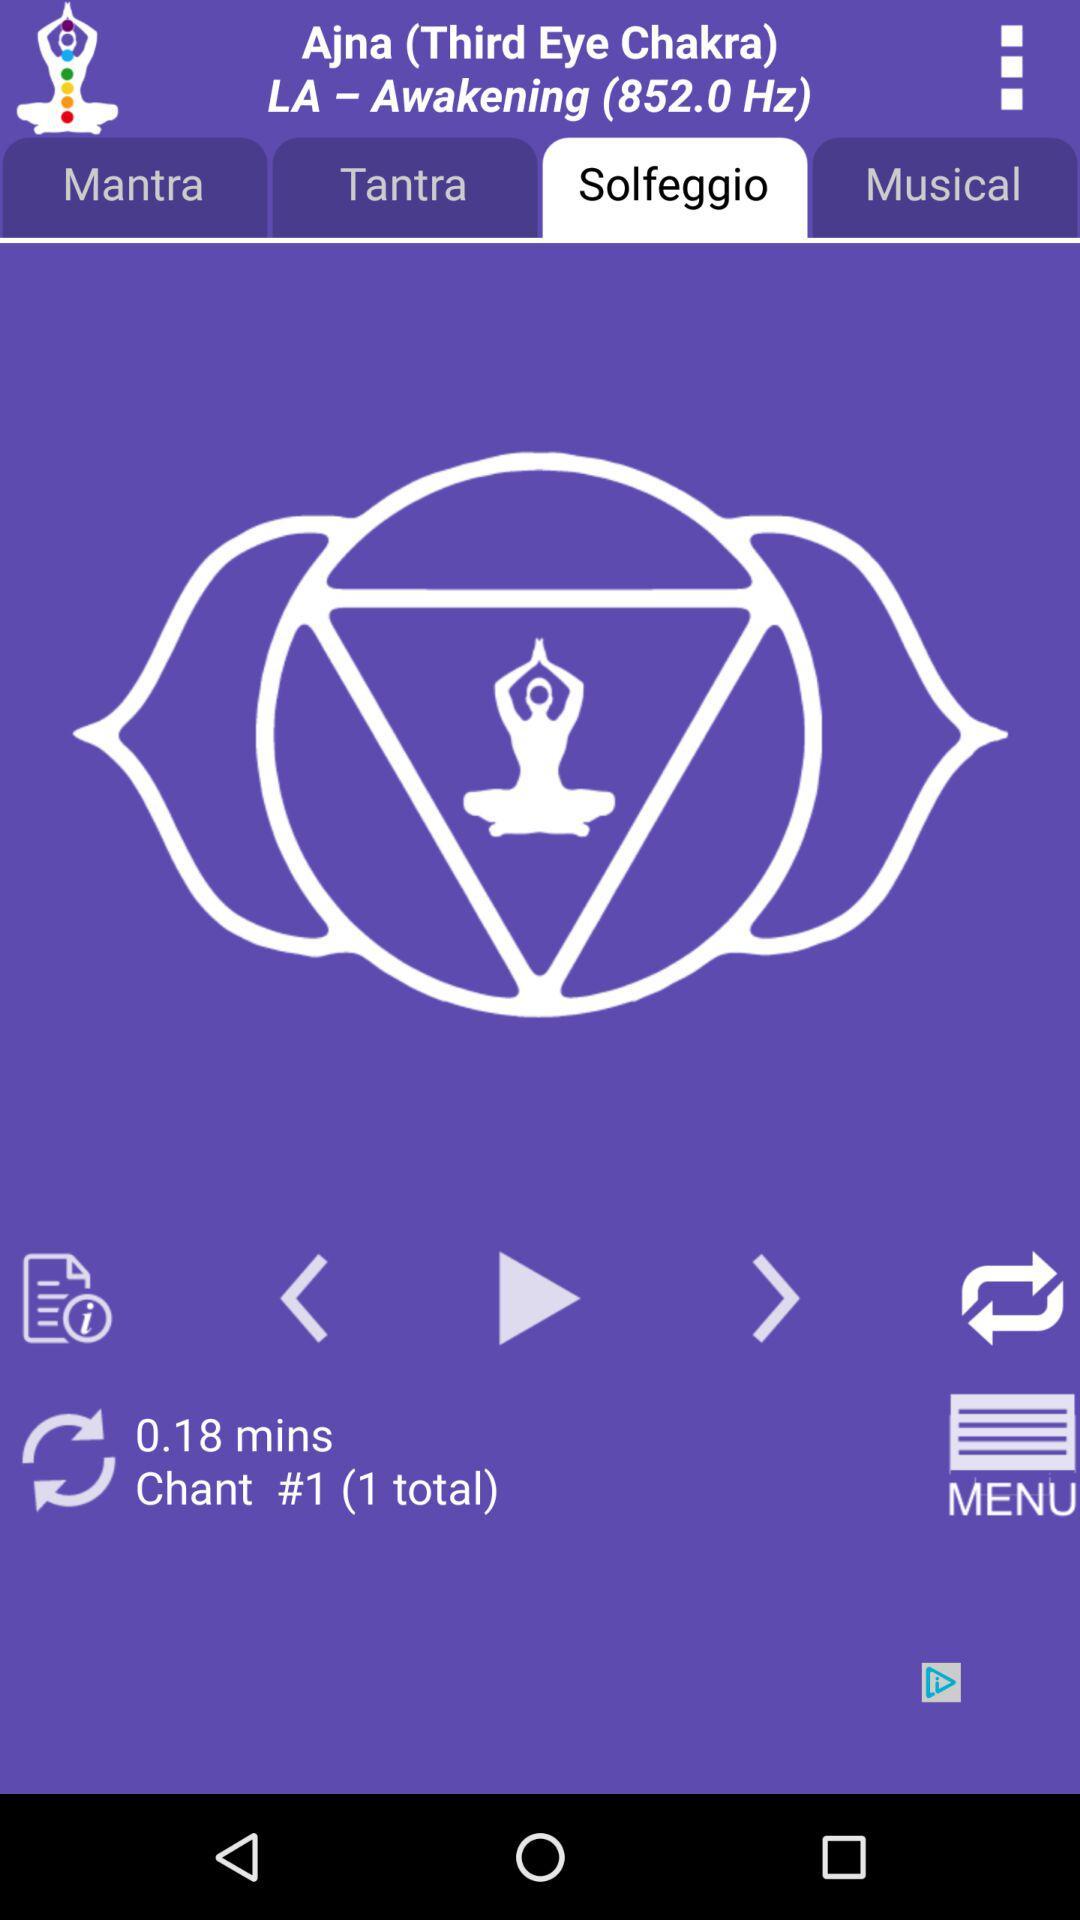  I want to click on overflow menu, so click(1012, 67).